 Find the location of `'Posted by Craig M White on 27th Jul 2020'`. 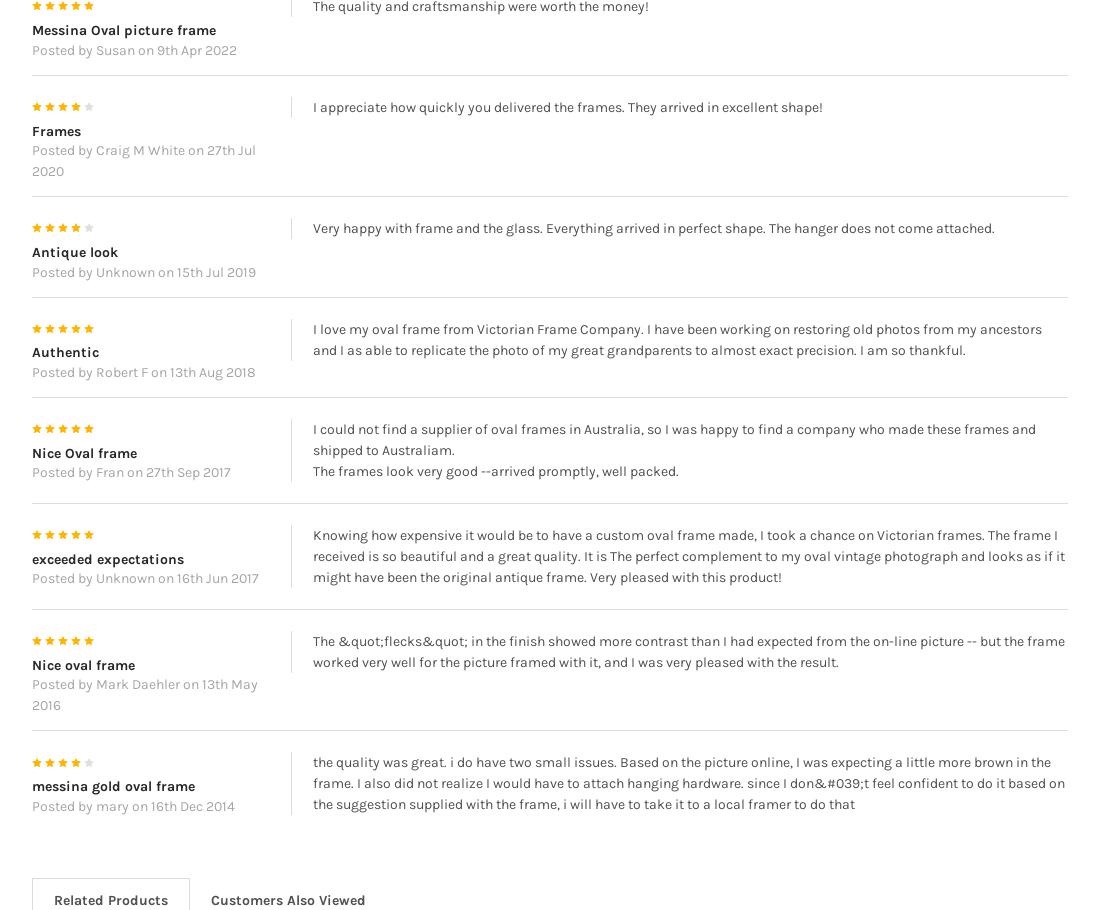

'Posted by Craig M White on 27th Jul 2020' is located at coordinates (142, 190).